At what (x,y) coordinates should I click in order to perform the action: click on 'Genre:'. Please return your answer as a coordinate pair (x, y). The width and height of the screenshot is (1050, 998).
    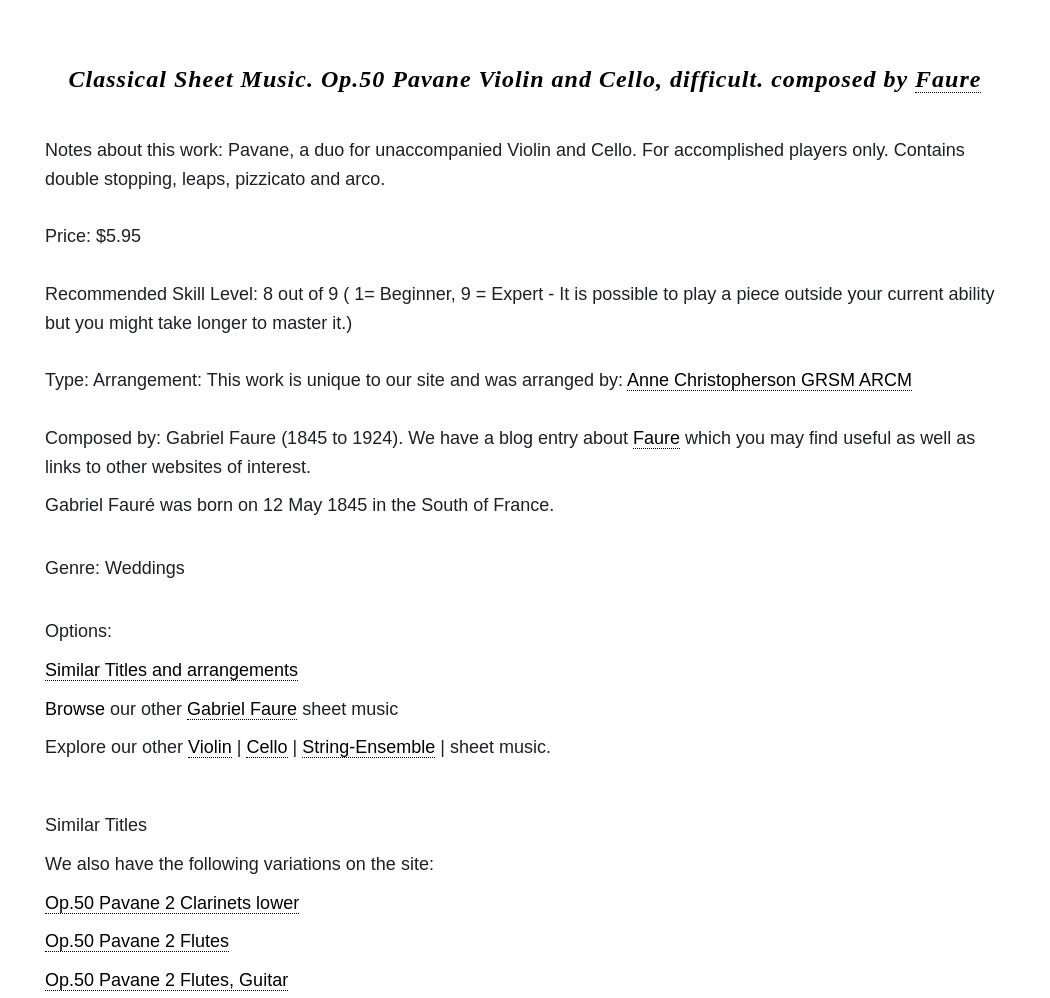
    Looking at the image, I should click on (44, 566).